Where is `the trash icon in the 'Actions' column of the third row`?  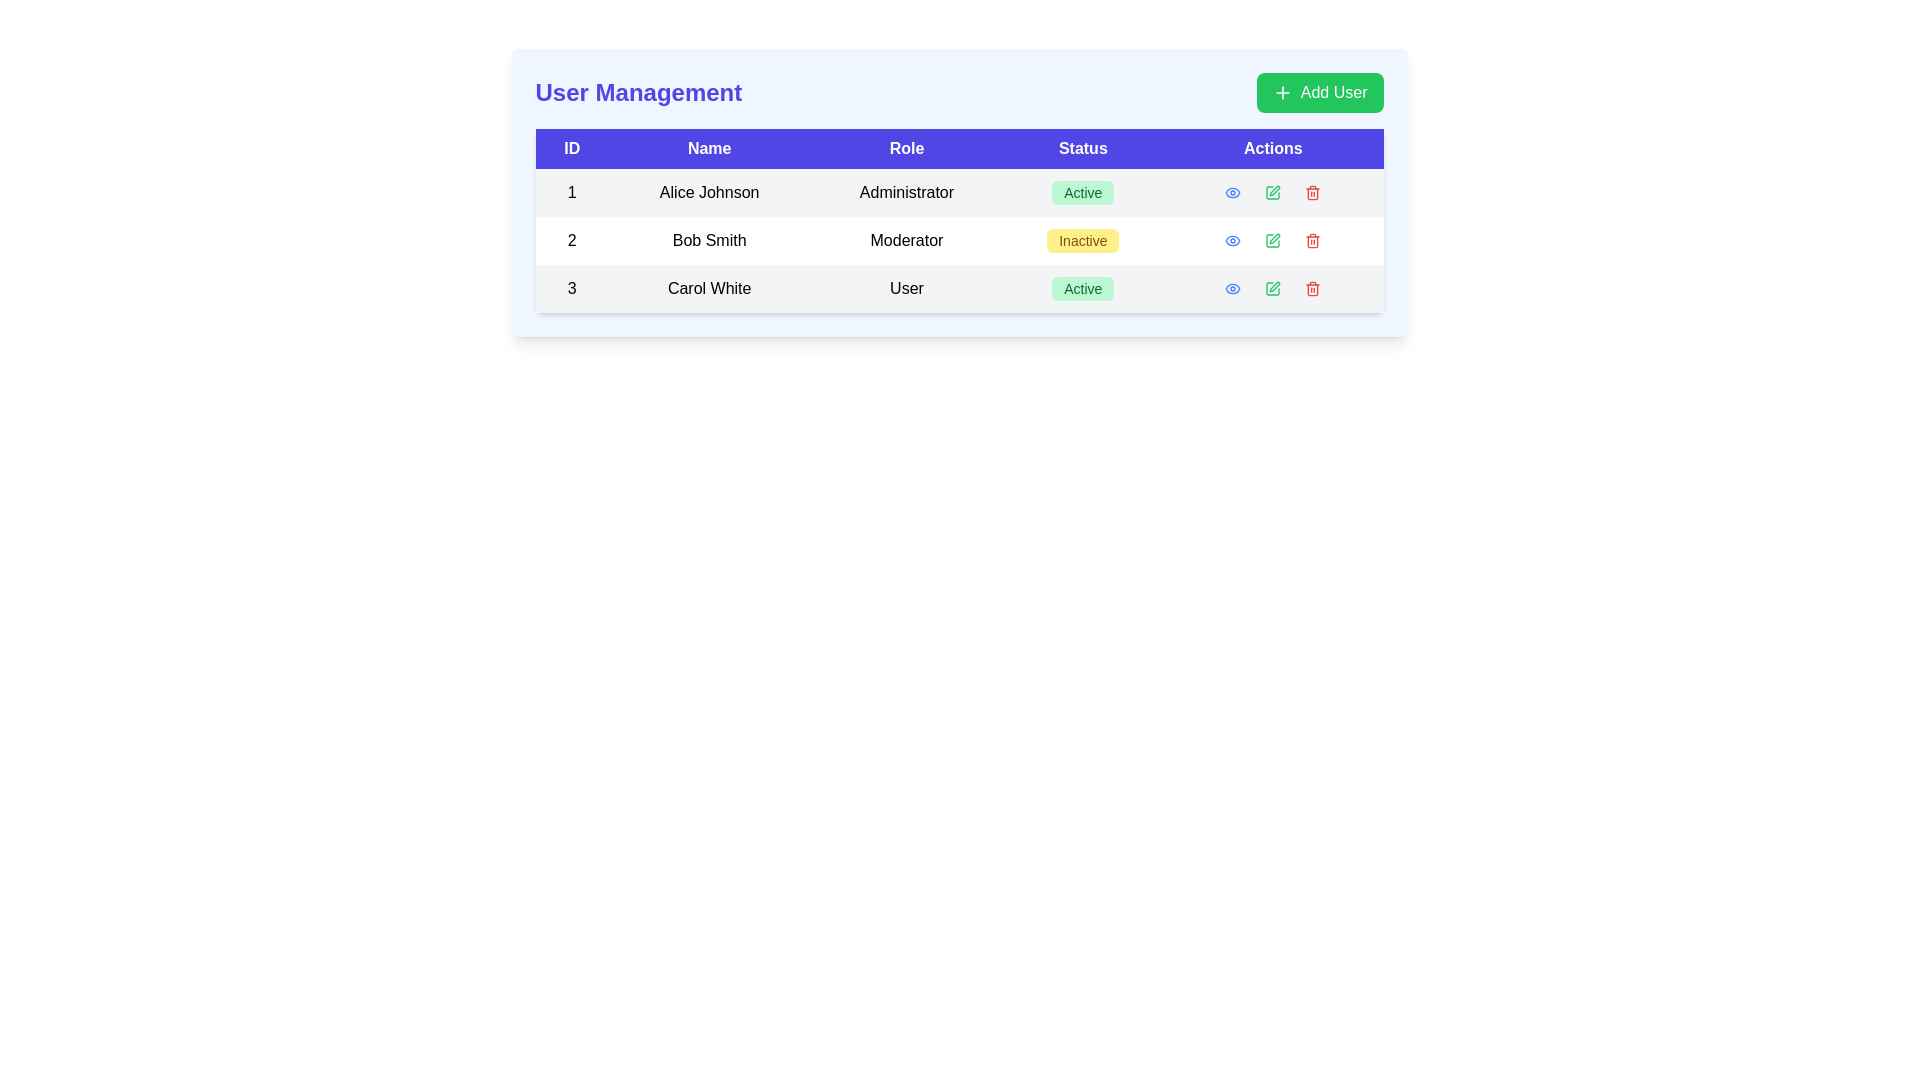 the trash icon in the 'Actions' column of the third row is located at coordinates (1313, 289).